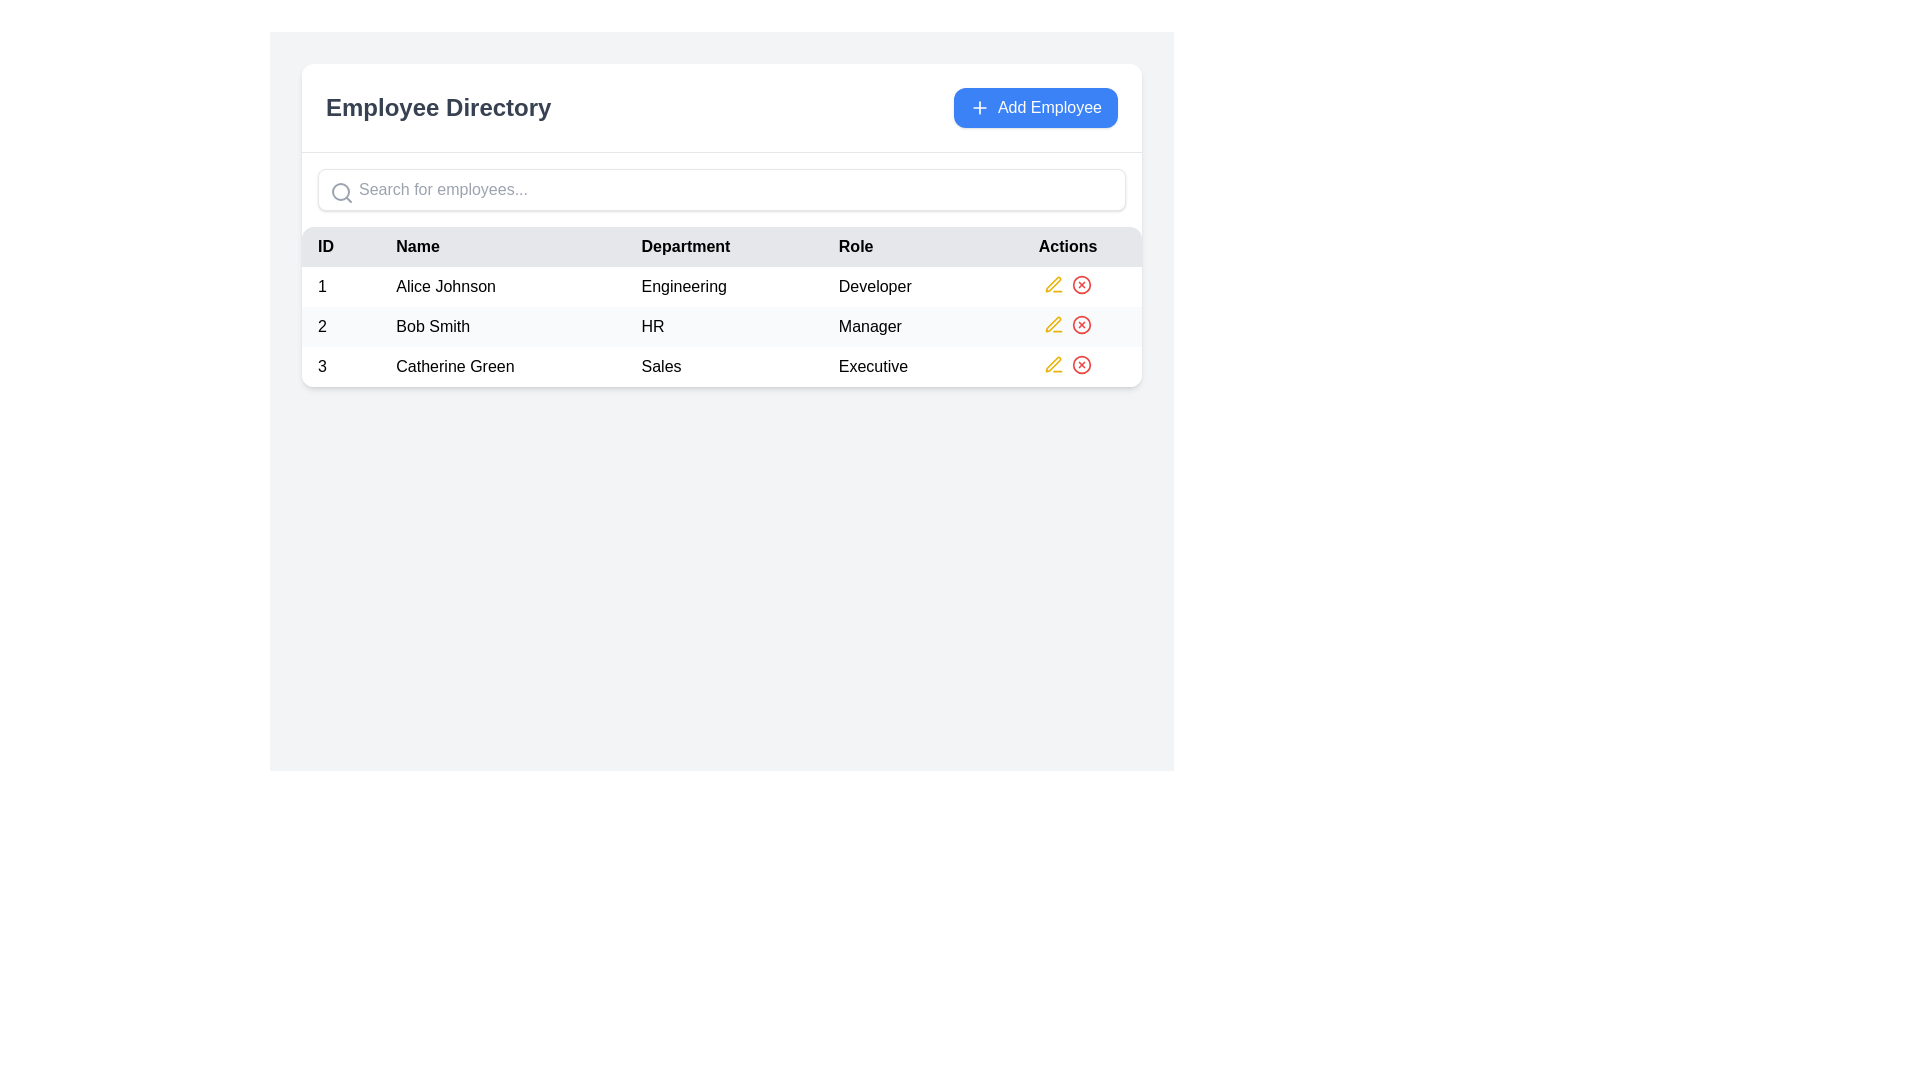 Image resolution: width=1920 pixels, height=1080 pixels. I want to click on the third table row representing an employee's data for selection, which includes their name, department, and role, so click(720, 366).